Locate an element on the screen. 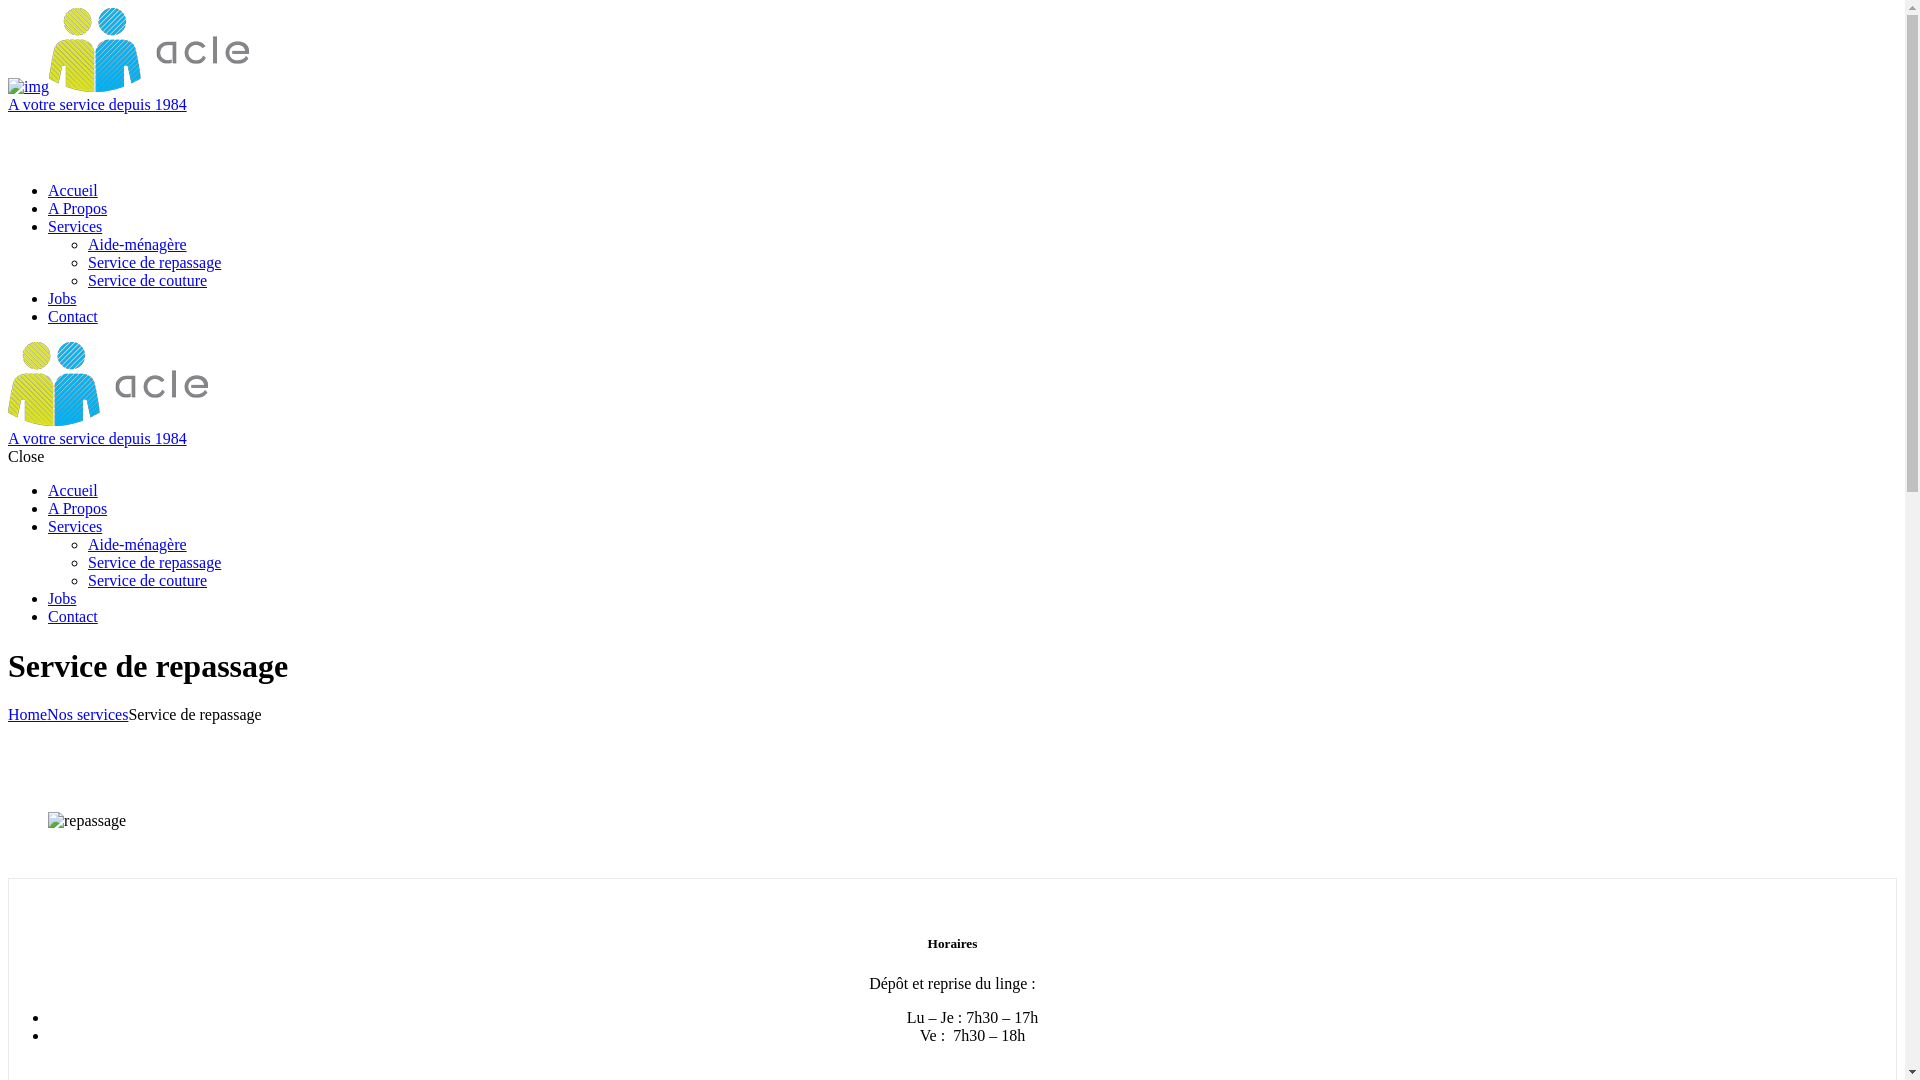 The image size is (1920, 1080). 'Service de couture' is located at coordinates (146, 280).